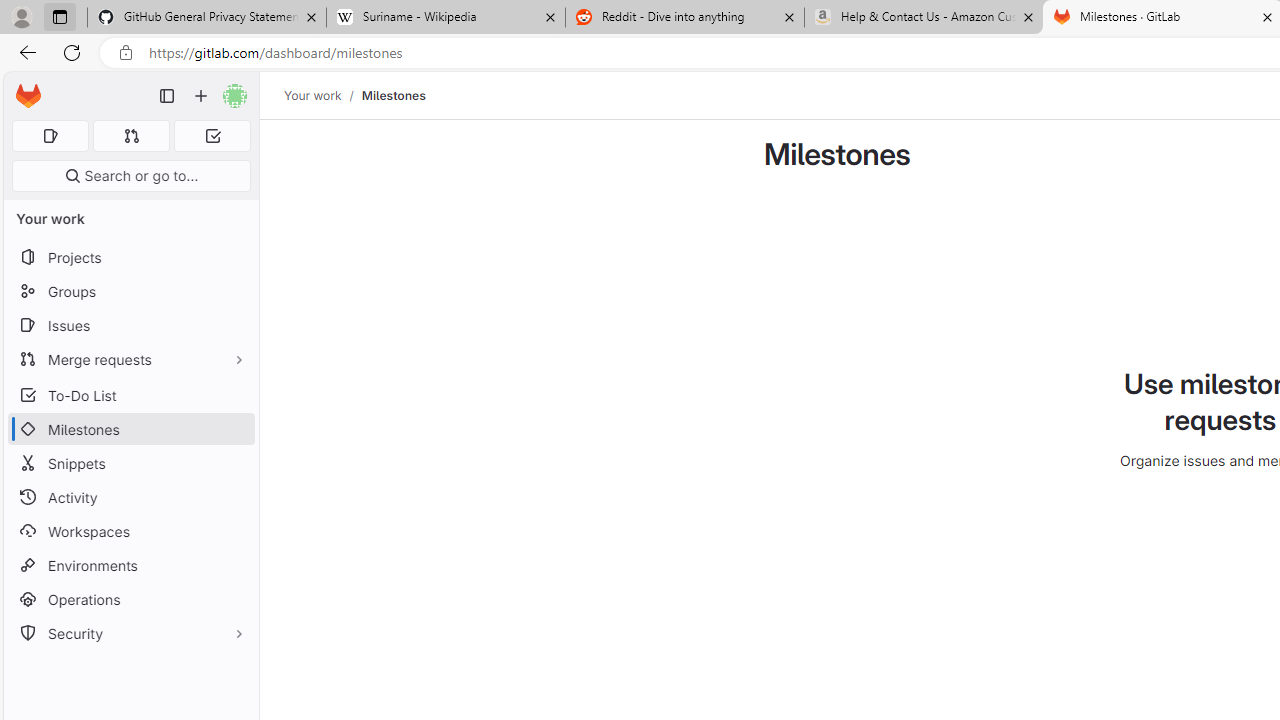  Describe the element at coordinates (130, 633) in the screenshot. I see `'Security'` at that location.